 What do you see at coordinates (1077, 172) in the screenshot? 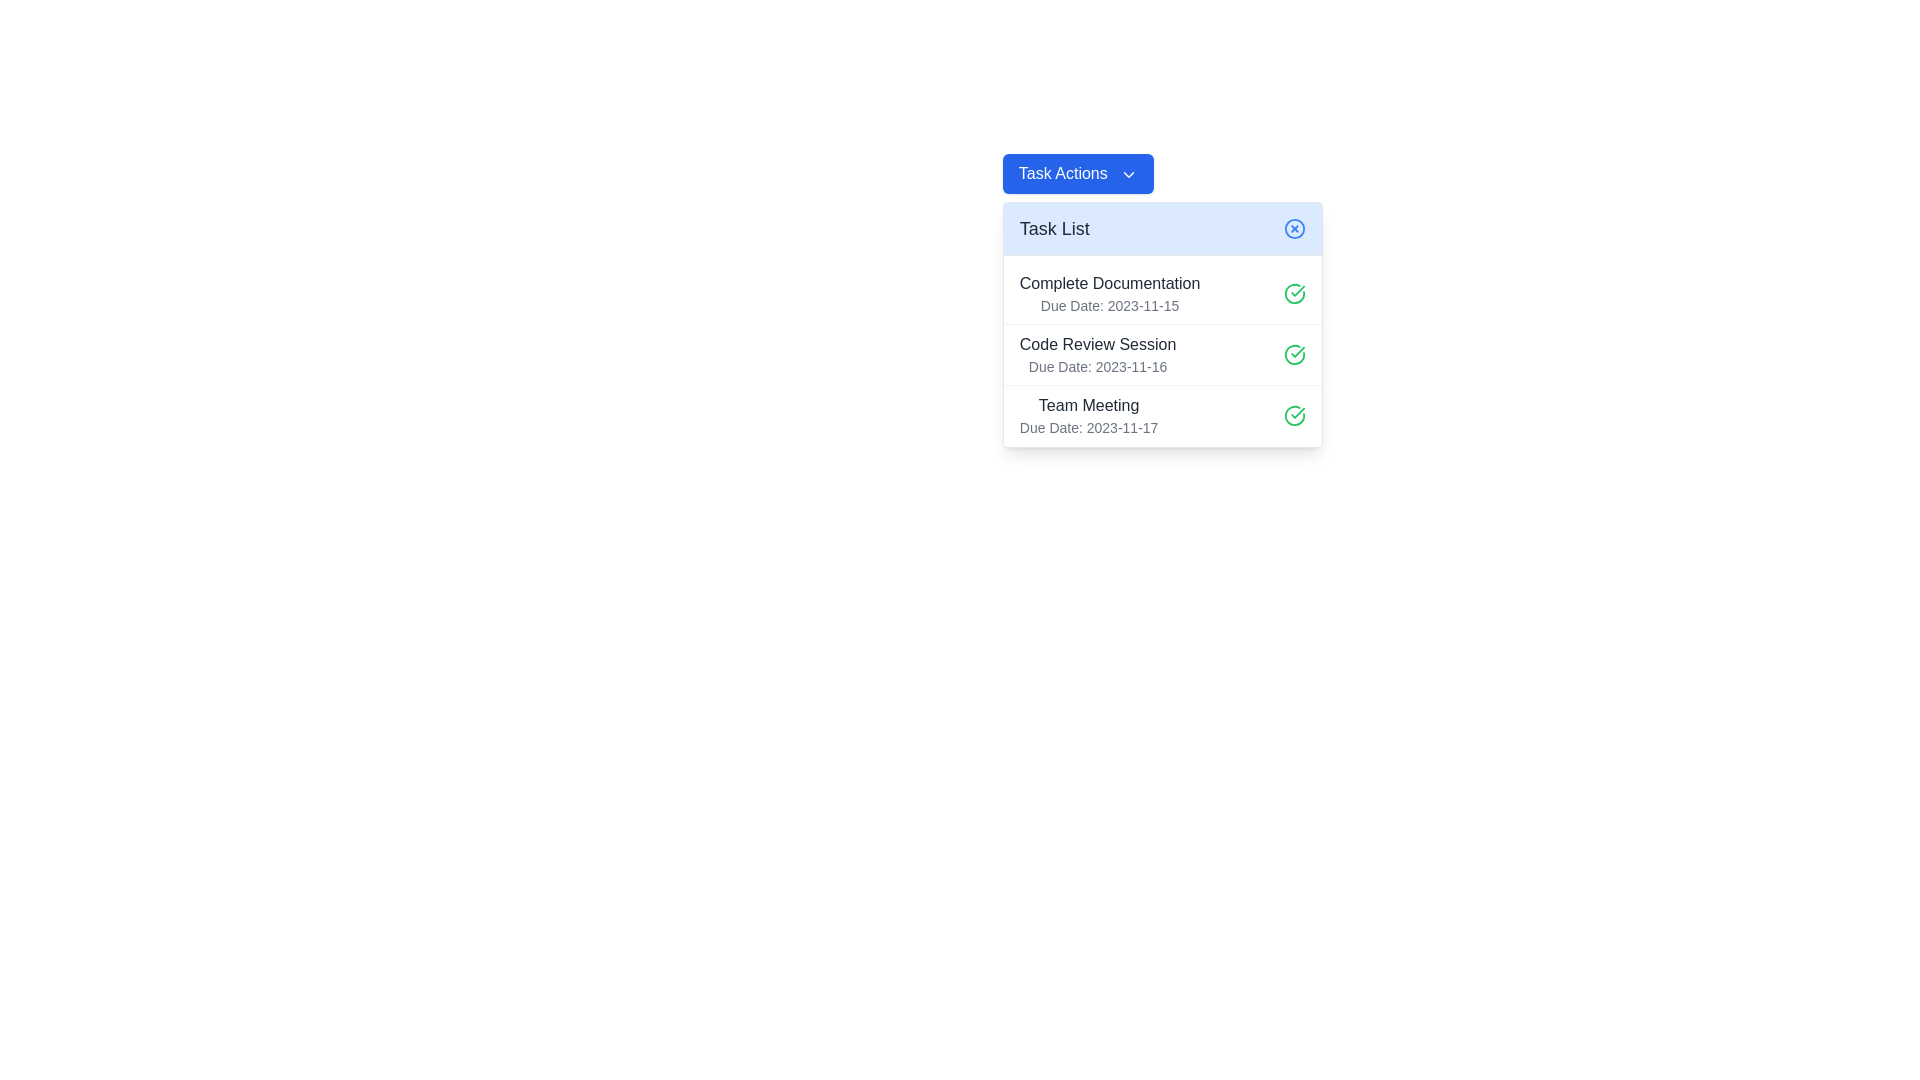
I see `the blue button labeled 'Task Actions' with a chevron-down icon` at bounding box center [1077, 172].